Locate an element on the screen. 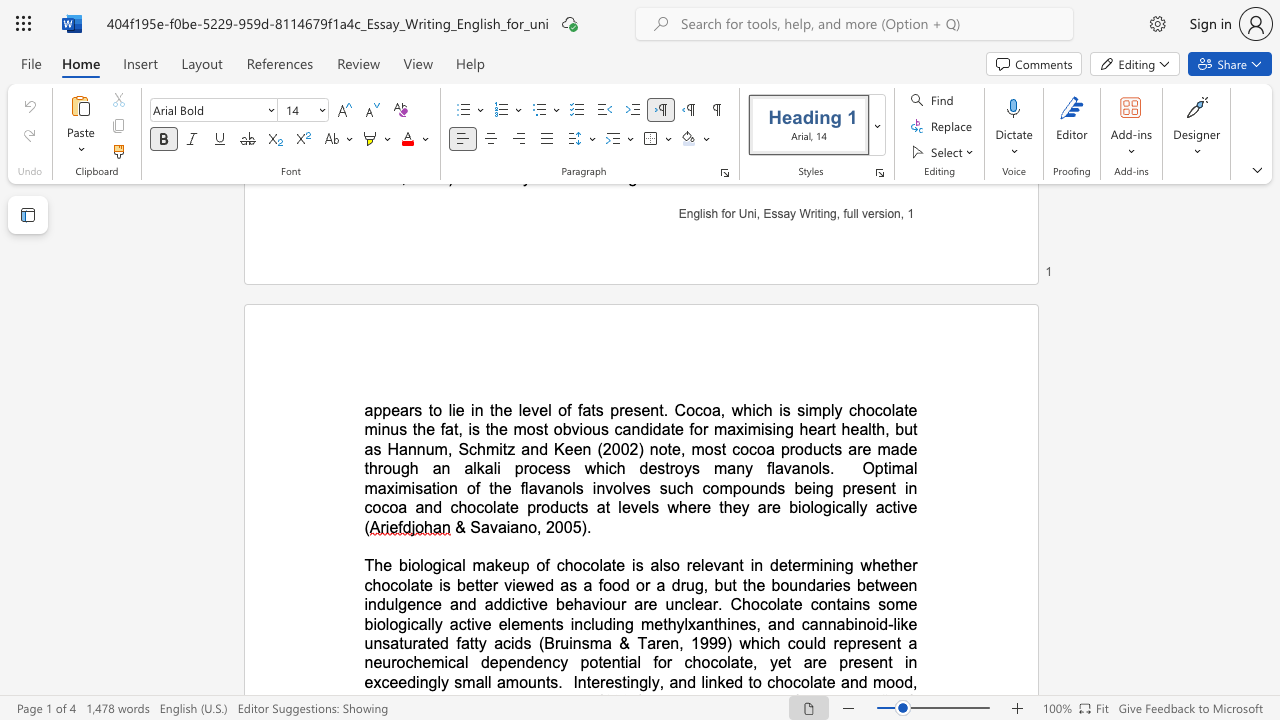  the subset text "nterestin" within the text "Interestingly, and linked to chocolate and" is located at coordinates (576, 681).